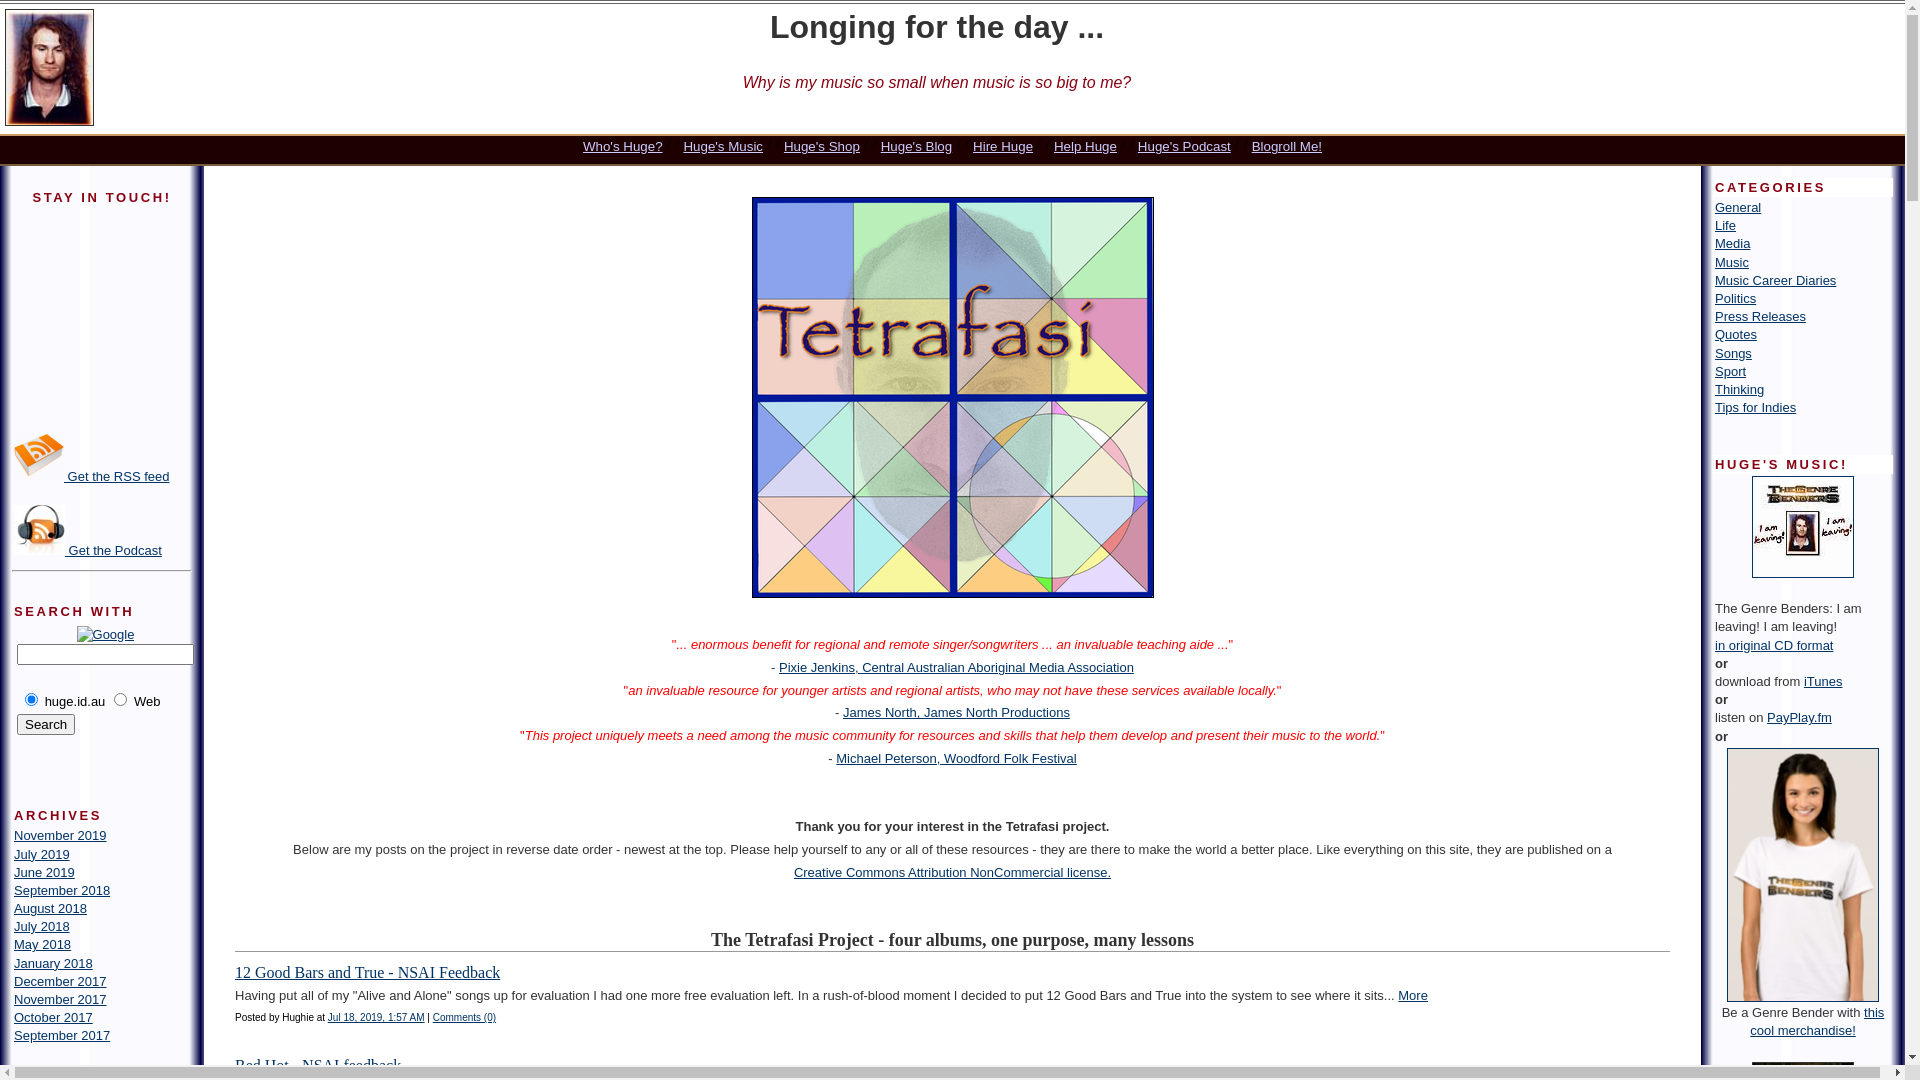 The width and height of the screenshot is (1920, 1080). I want to click on 'Comments (0)', so click(431, 1017).